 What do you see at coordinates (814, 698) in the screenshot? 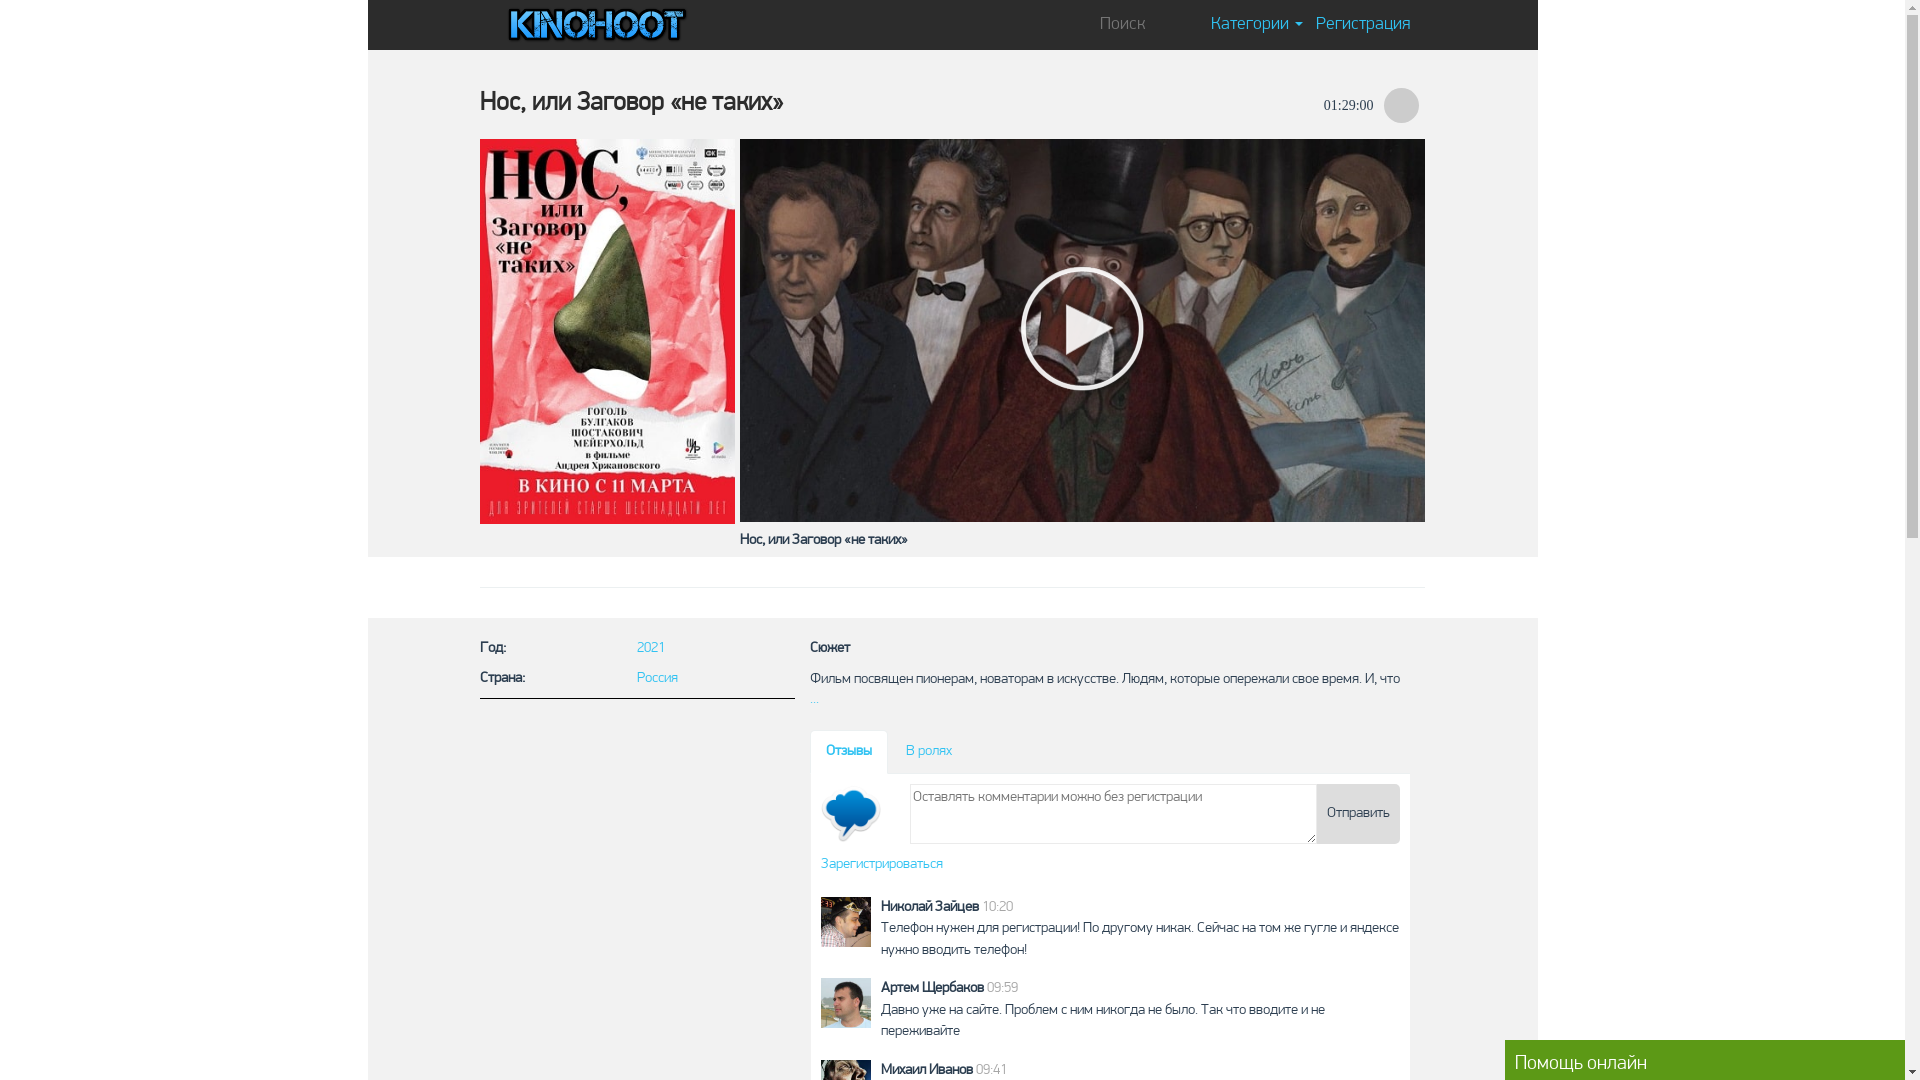
I see `'...'` at bounding box center [814, 698].